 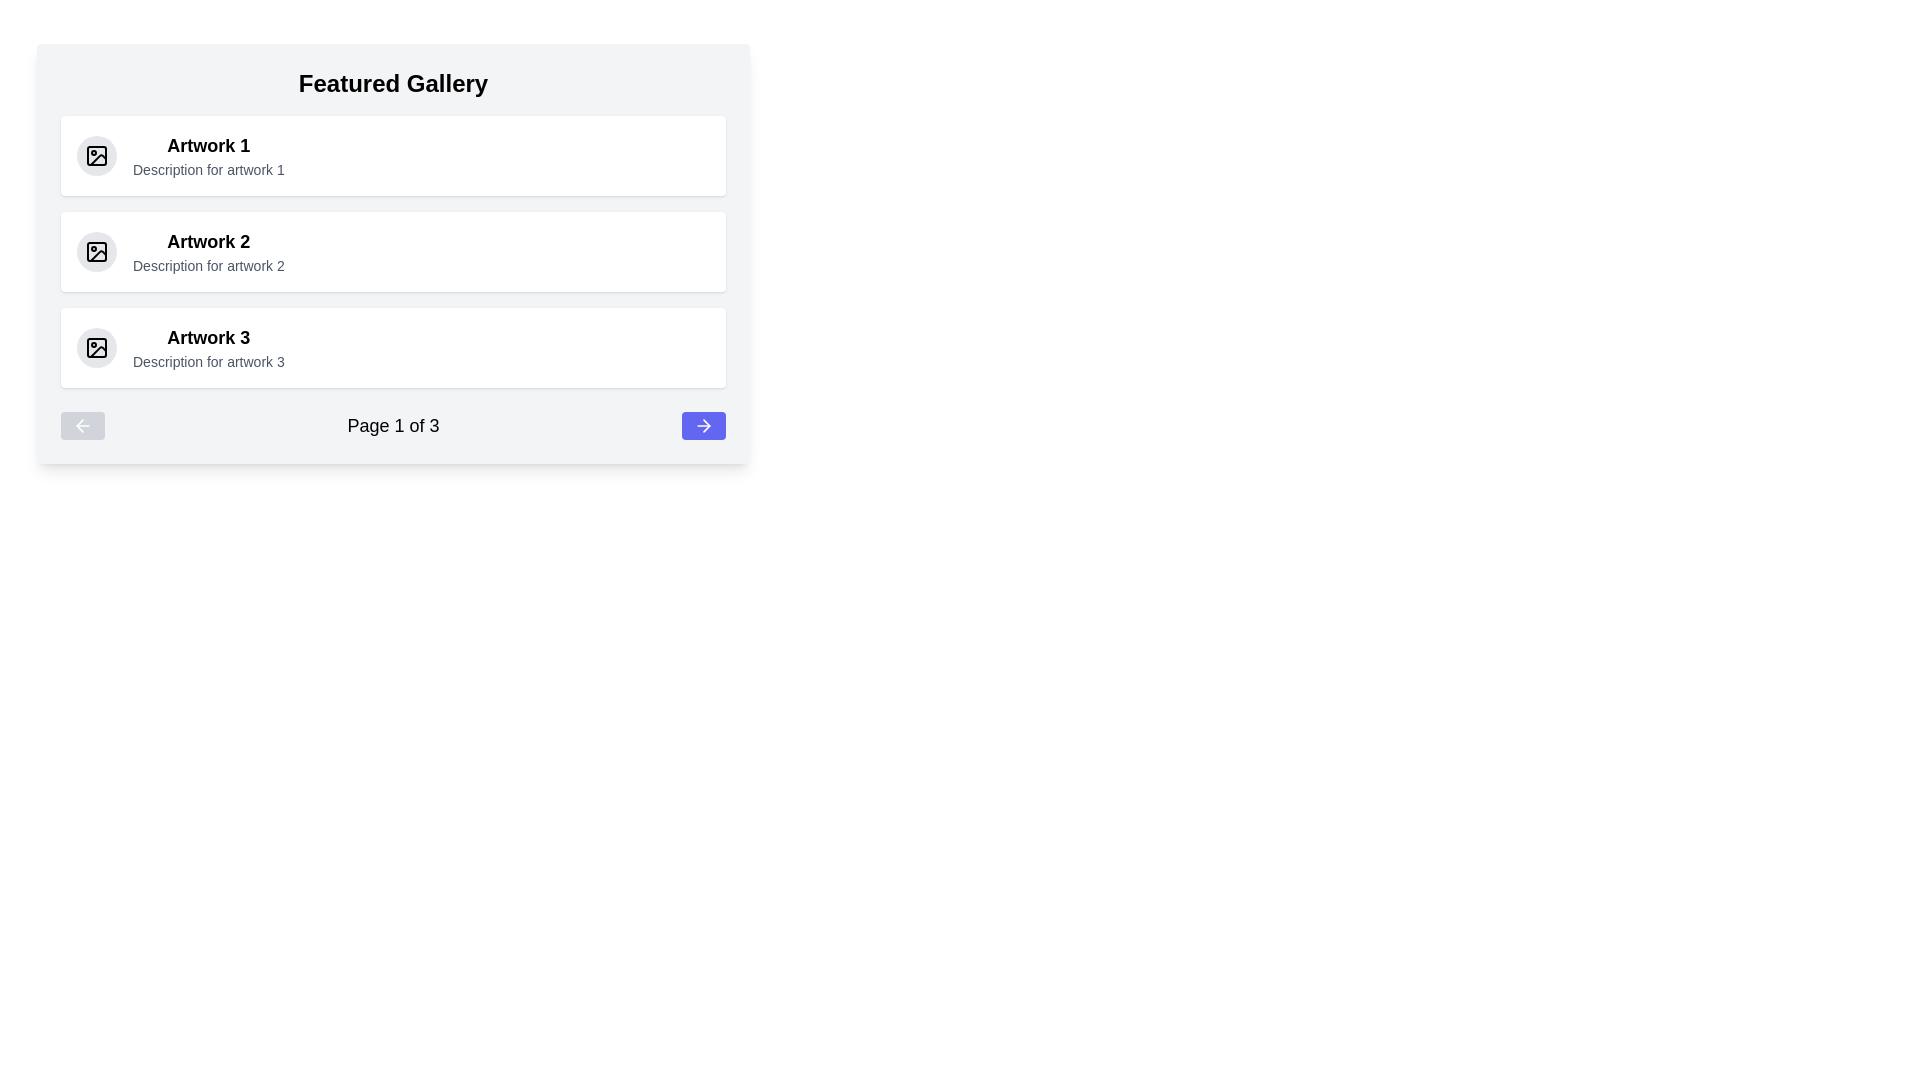 I want to click on rounded rectangle housing the broken image icon for 'Artwork 2', located adjacent to the text 'Artwork 2', so click(x=95, y=250).